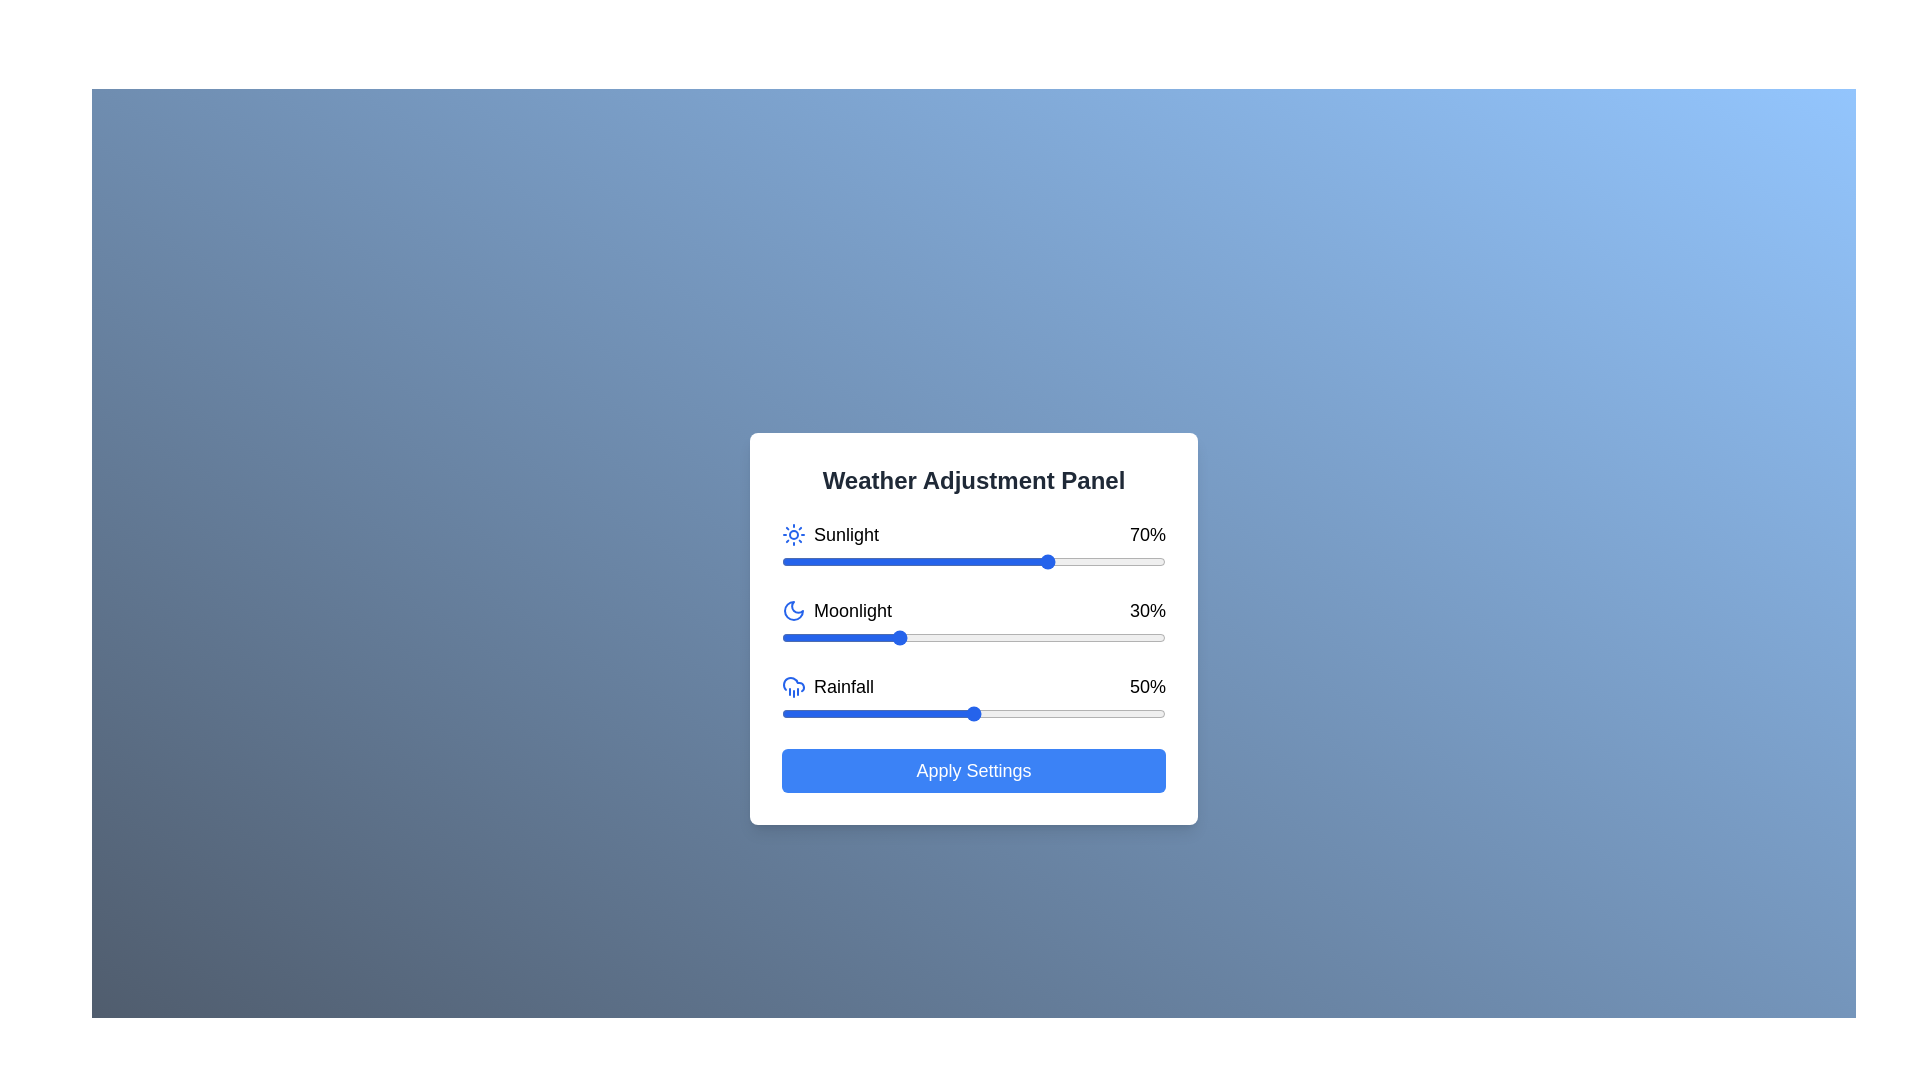 The width and height of the screenshot is (1920, 1080). What do you see at coordinates (1146, 637) in the screenshot?
I see `the moonlight slider to 95%` at bounding box center [1146, 637].